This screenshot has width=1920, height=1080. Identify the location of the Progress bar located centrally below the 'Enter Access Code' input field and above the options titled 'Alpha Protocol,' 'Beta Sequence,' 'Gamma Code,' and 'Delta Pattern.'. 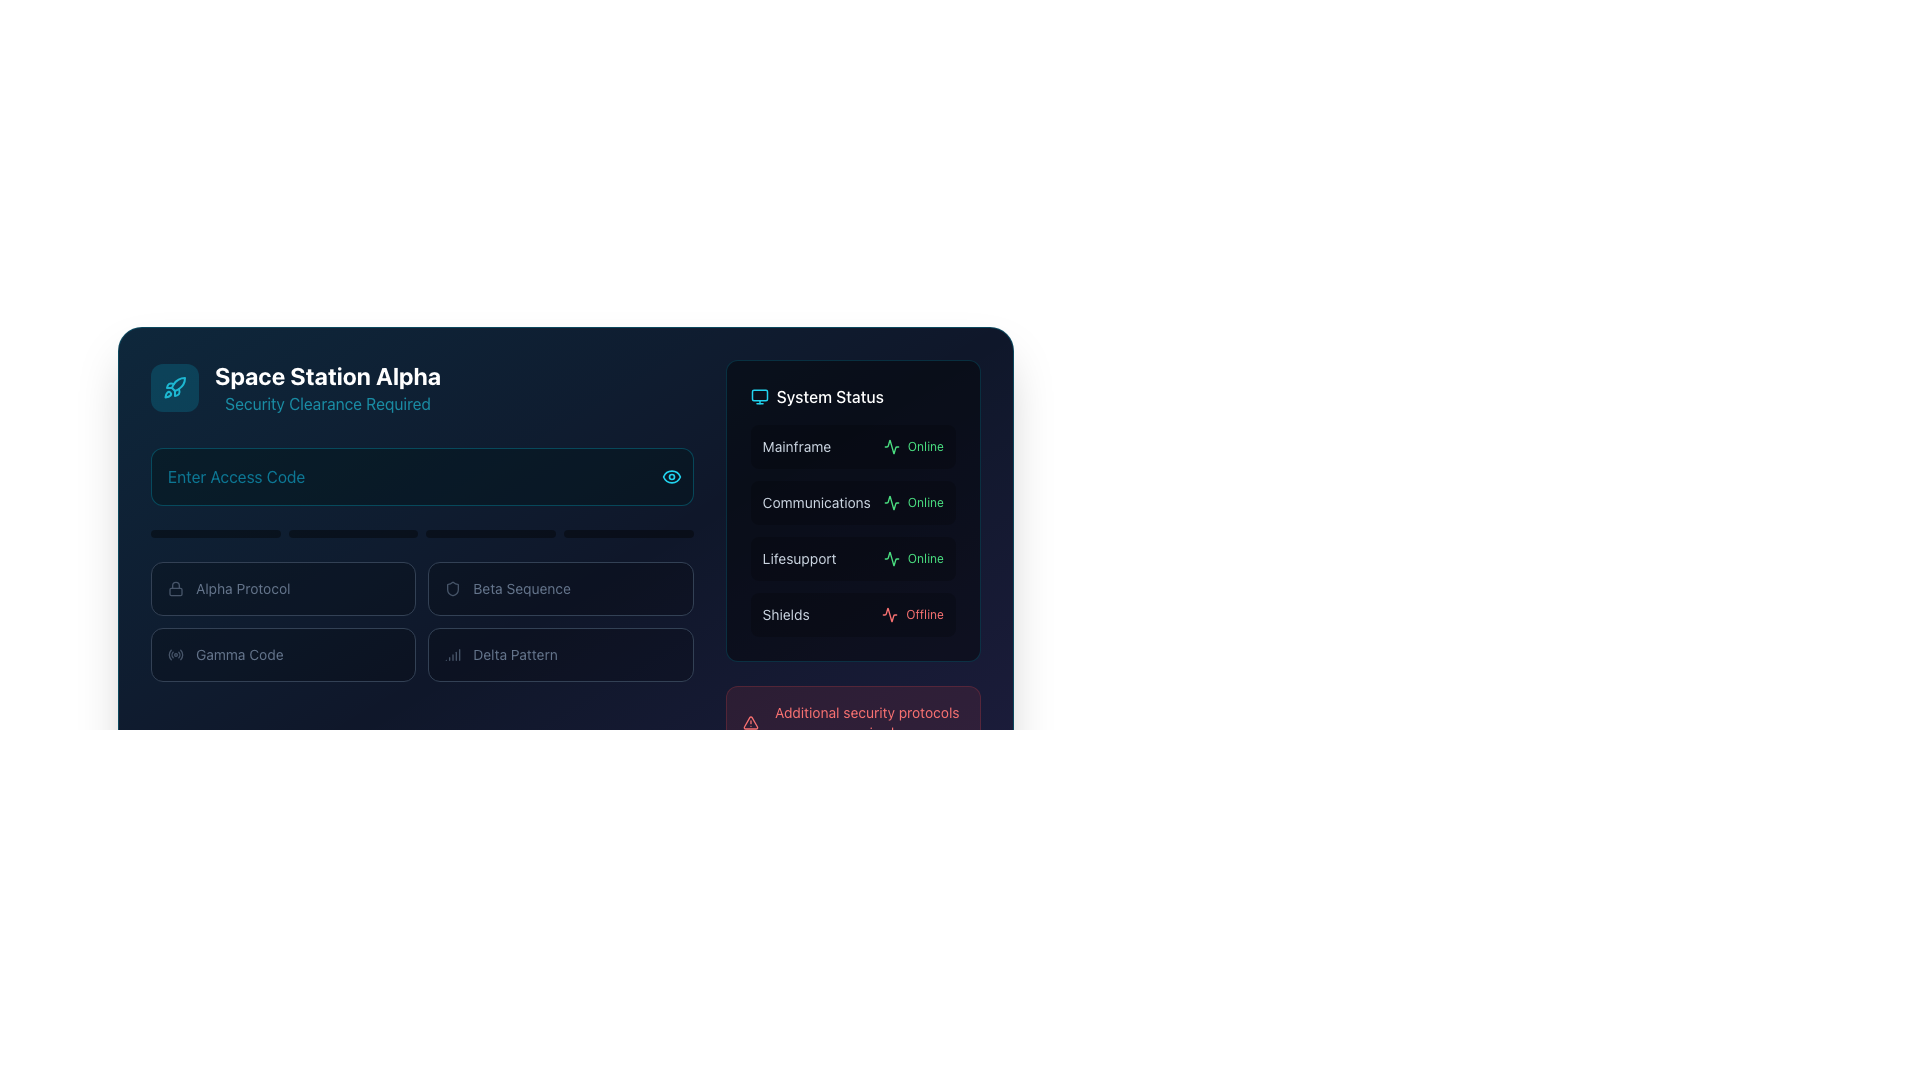
(421, 532).